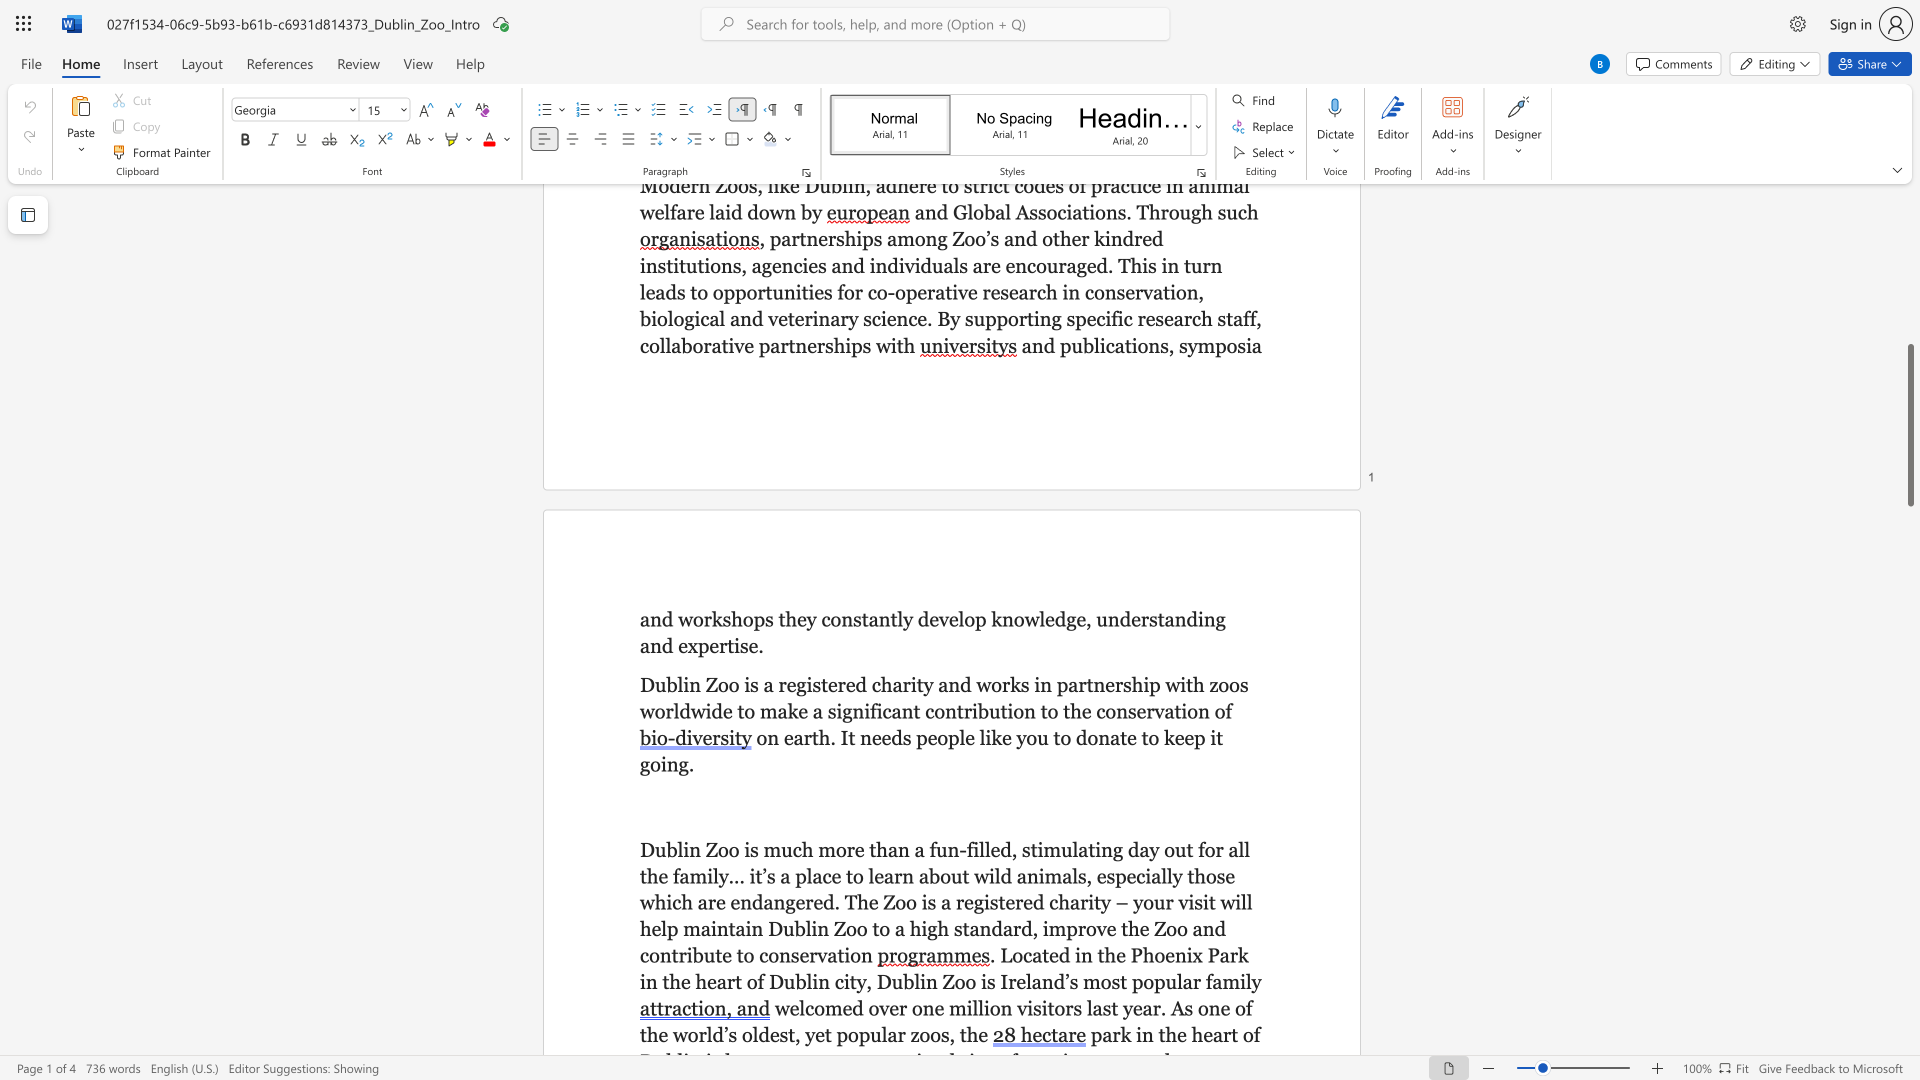  What do you see at coordinates (717, 618) in the screenshot?
I see `the 1th character "k" in the text` at bounding box center [717, 618].